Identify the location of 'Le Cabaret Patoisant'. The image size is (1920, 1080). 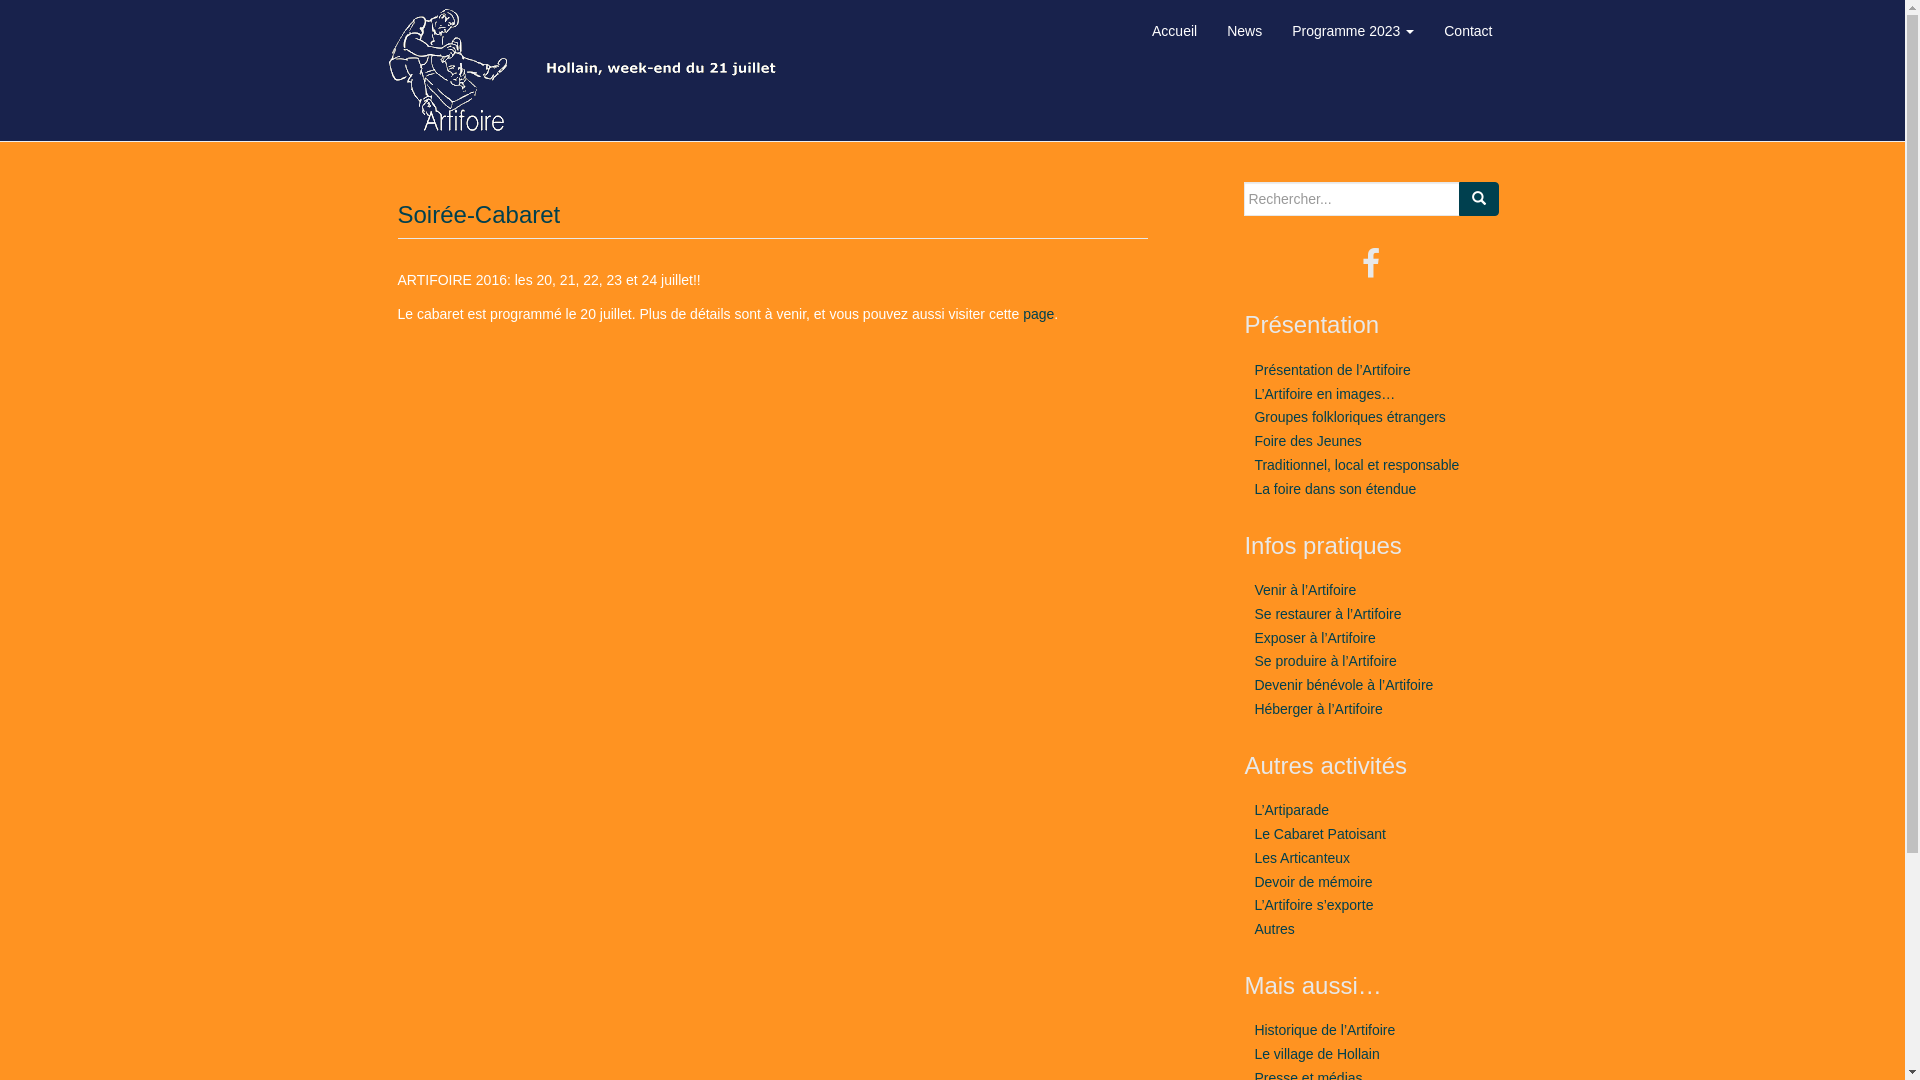
(1320, 833).